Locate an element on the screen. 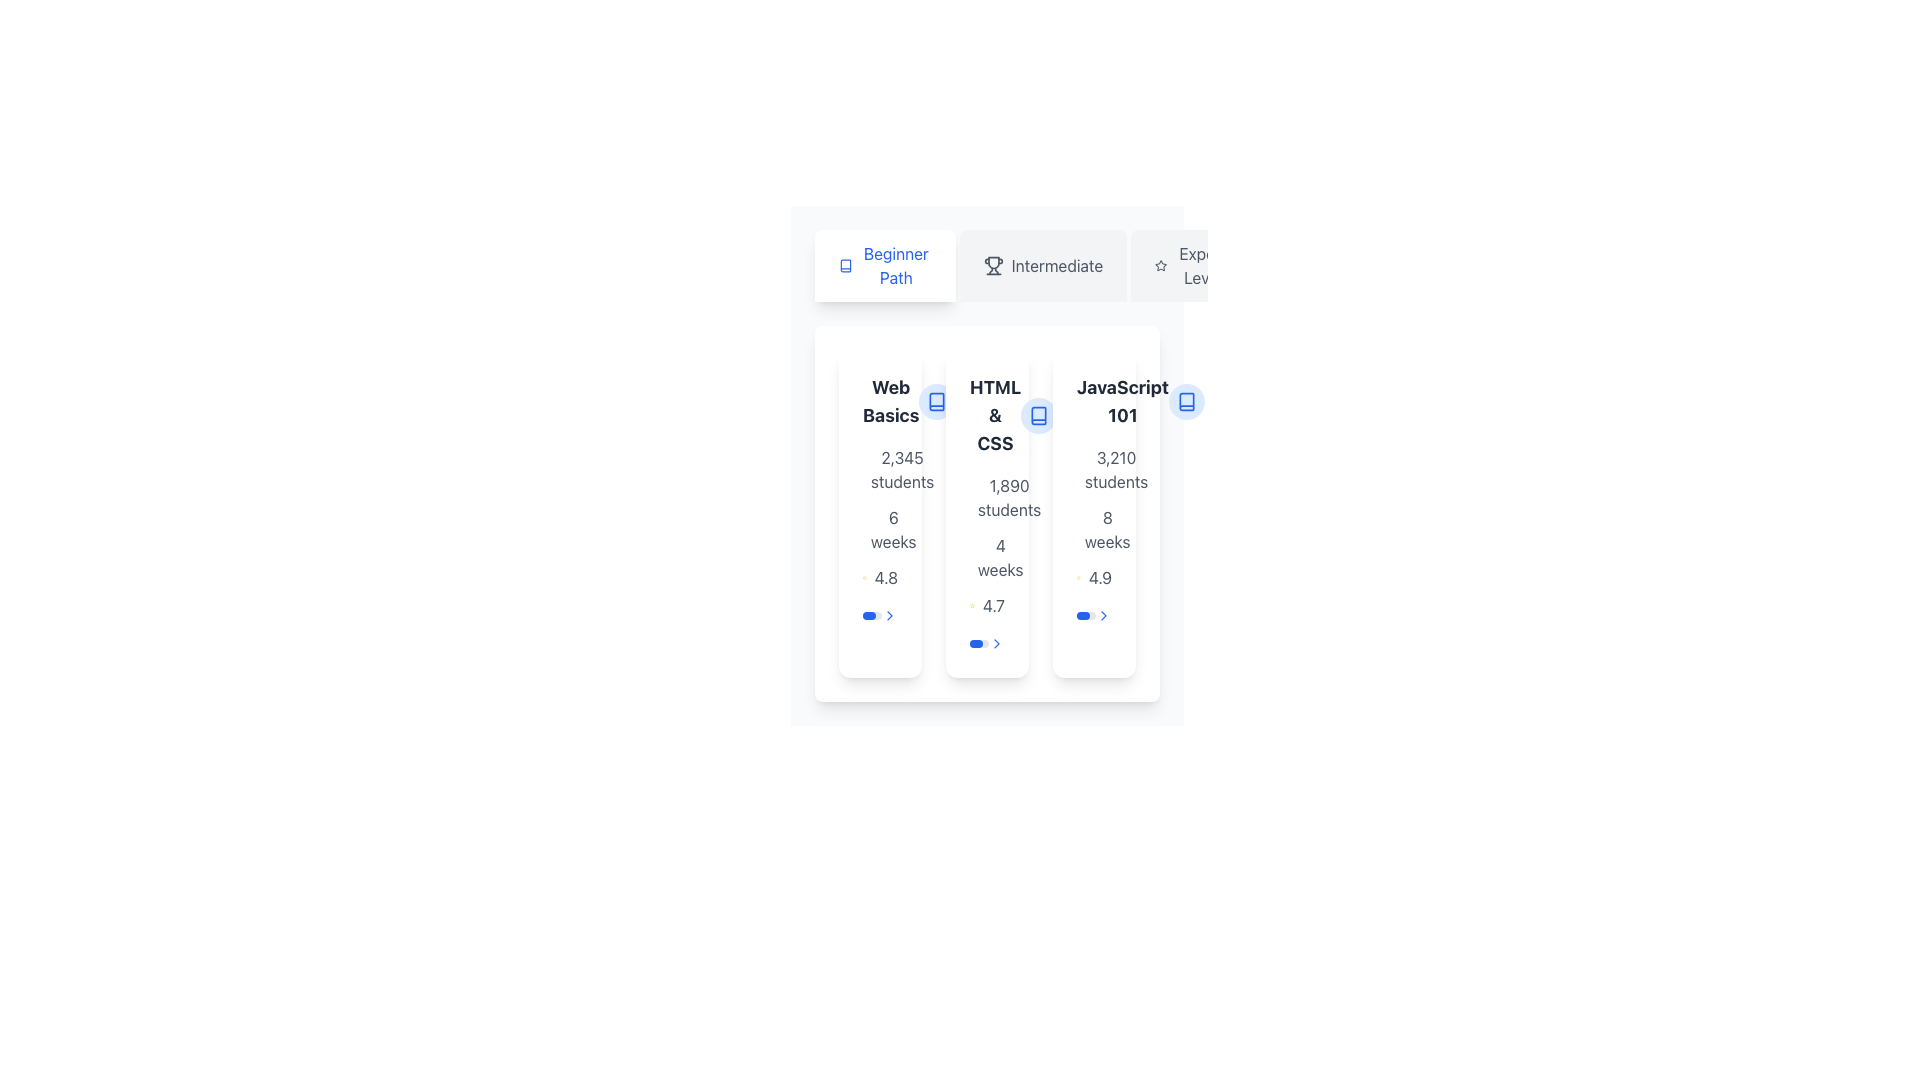  the circular blue icon with a book symbol, located at the top-right corner of the 'JavaScript 101' course card is located at coordinates (1186, 401).